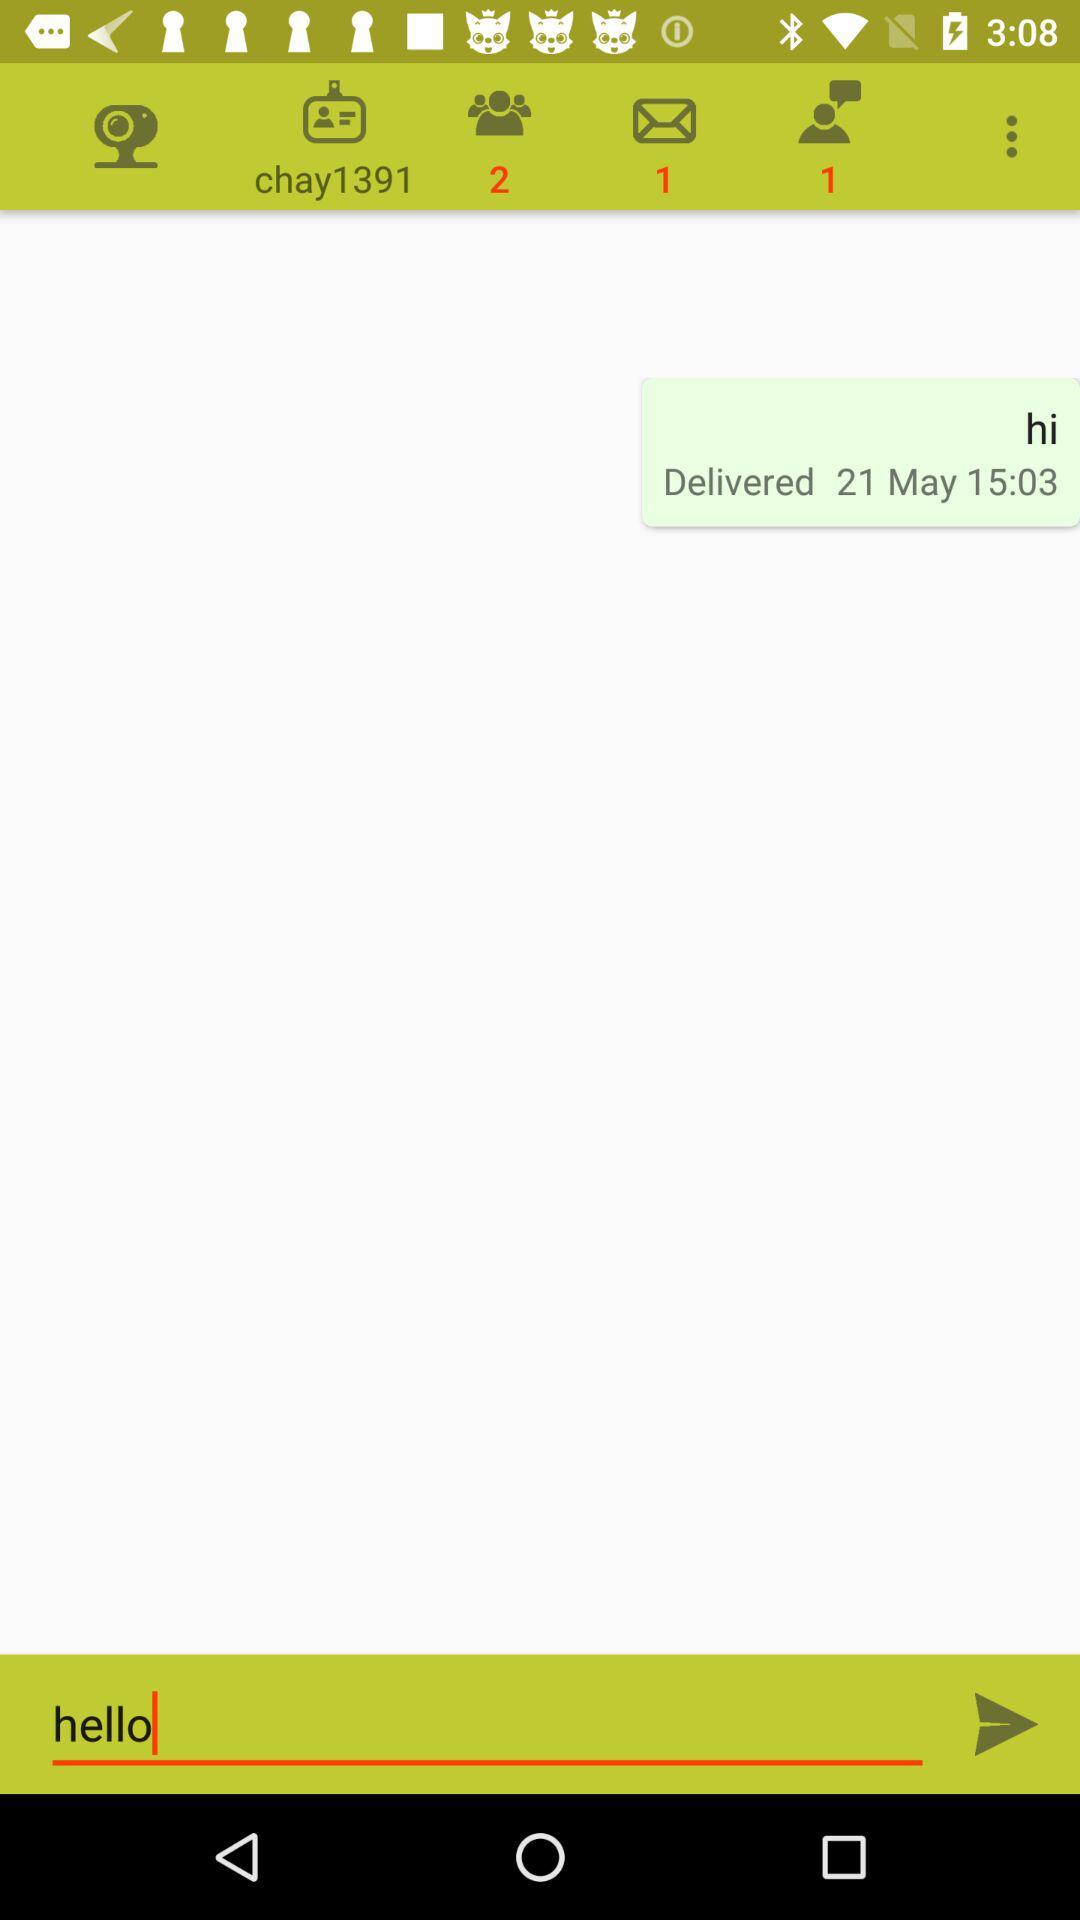 The image size is (1080, 1920). What do you see at coordinates (1006, 1723) in the screenshot?
I see `send message` at bounding box center [1006, 1723].